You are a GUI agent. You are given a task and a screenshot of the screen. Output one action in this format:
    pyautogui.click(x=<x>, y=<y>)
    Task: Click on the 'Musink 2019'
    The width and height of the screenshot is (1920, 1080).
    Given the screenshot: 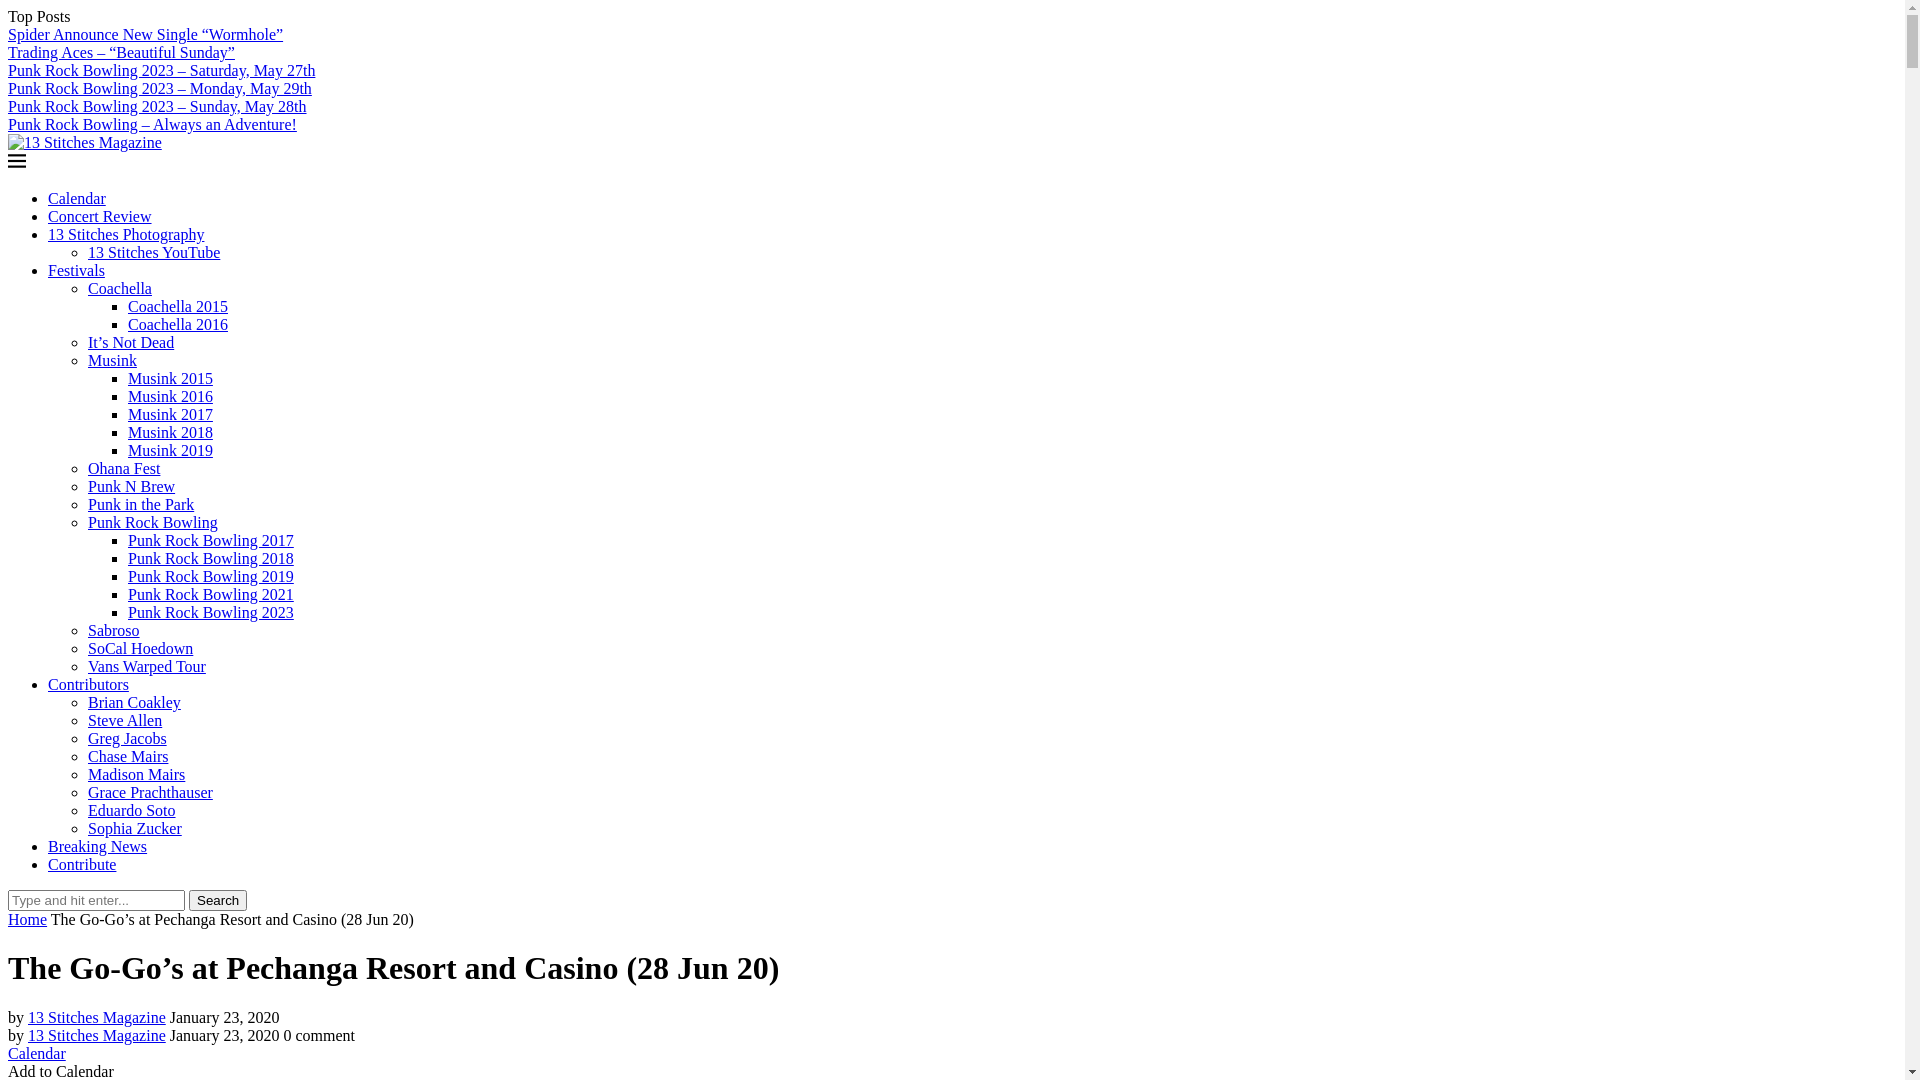 What is the action you would take?
    pyautogui.click(x=127, y=450)
    